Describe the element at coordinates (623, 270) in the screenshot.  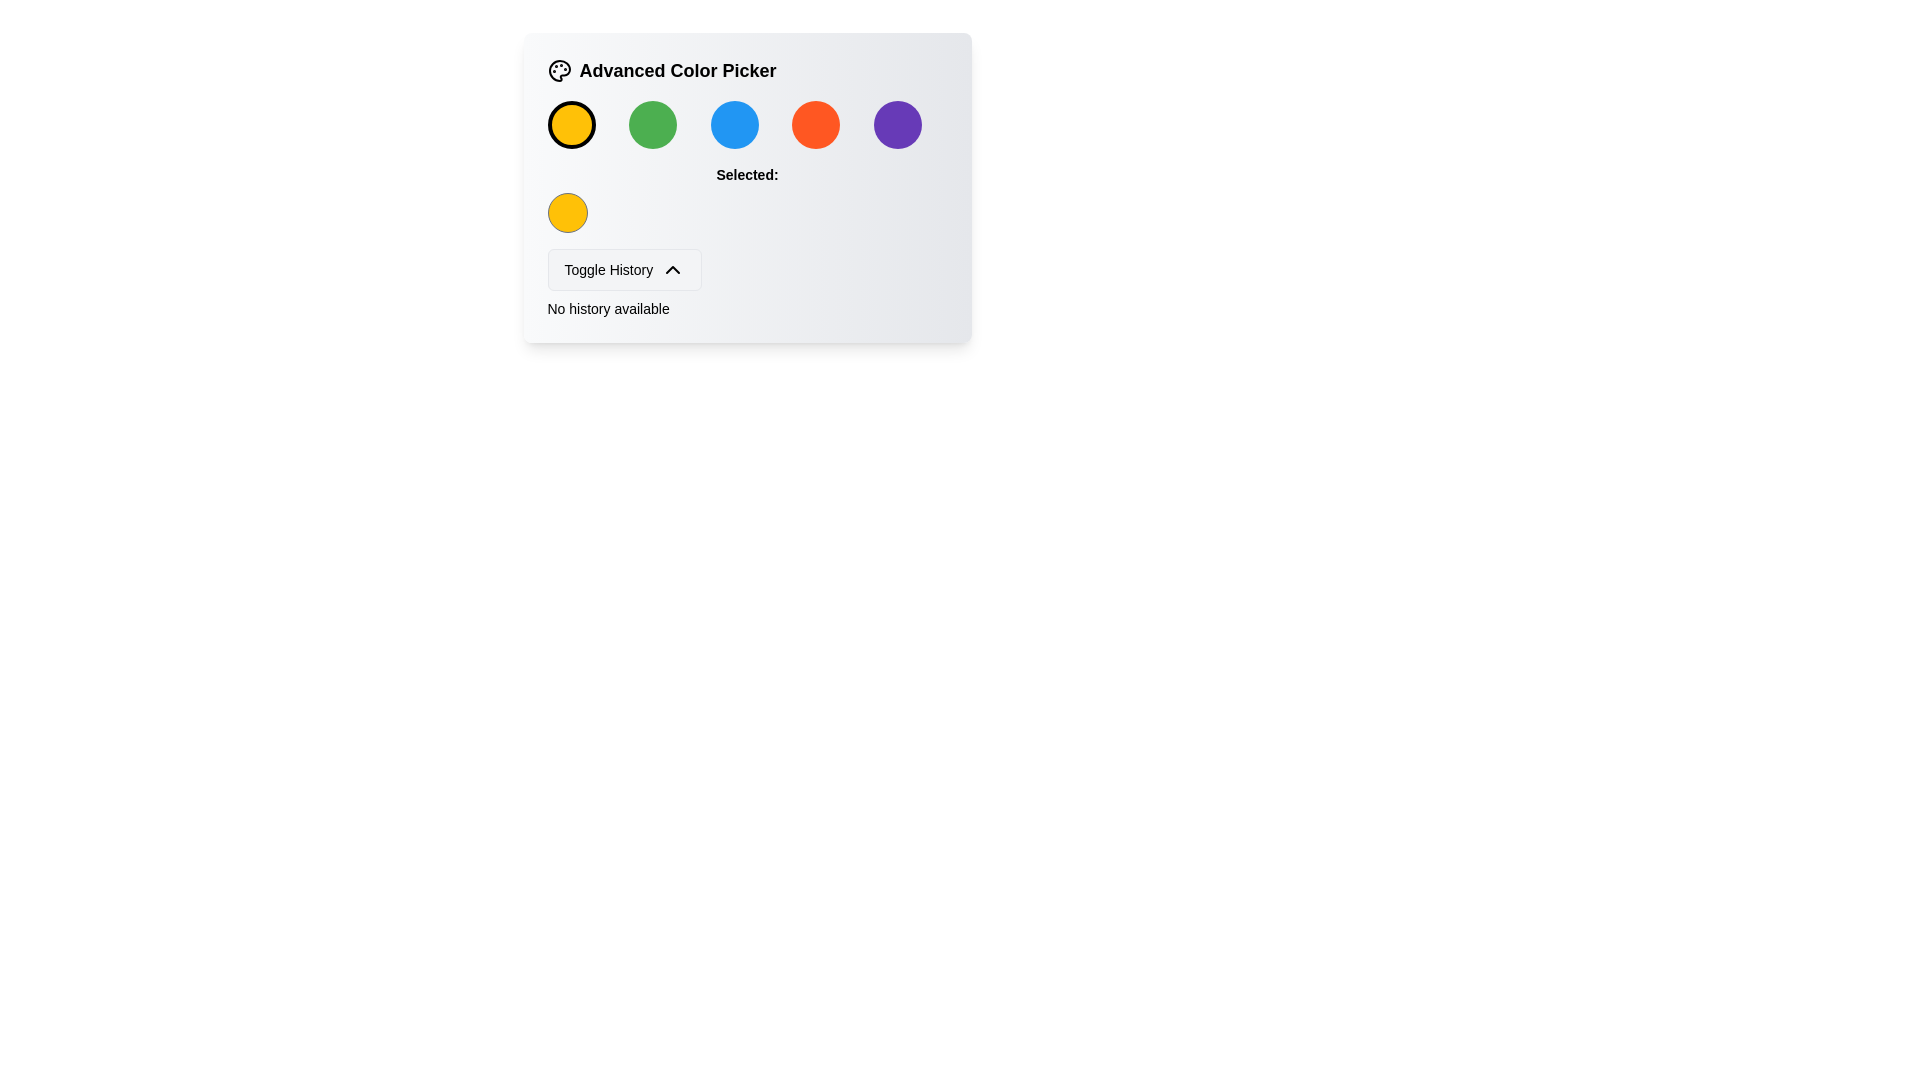
I see `the 'Toggle History' button, which is a rectangular button with rounded corners, light gray background, and an upward-facing chevron icon` at that location.